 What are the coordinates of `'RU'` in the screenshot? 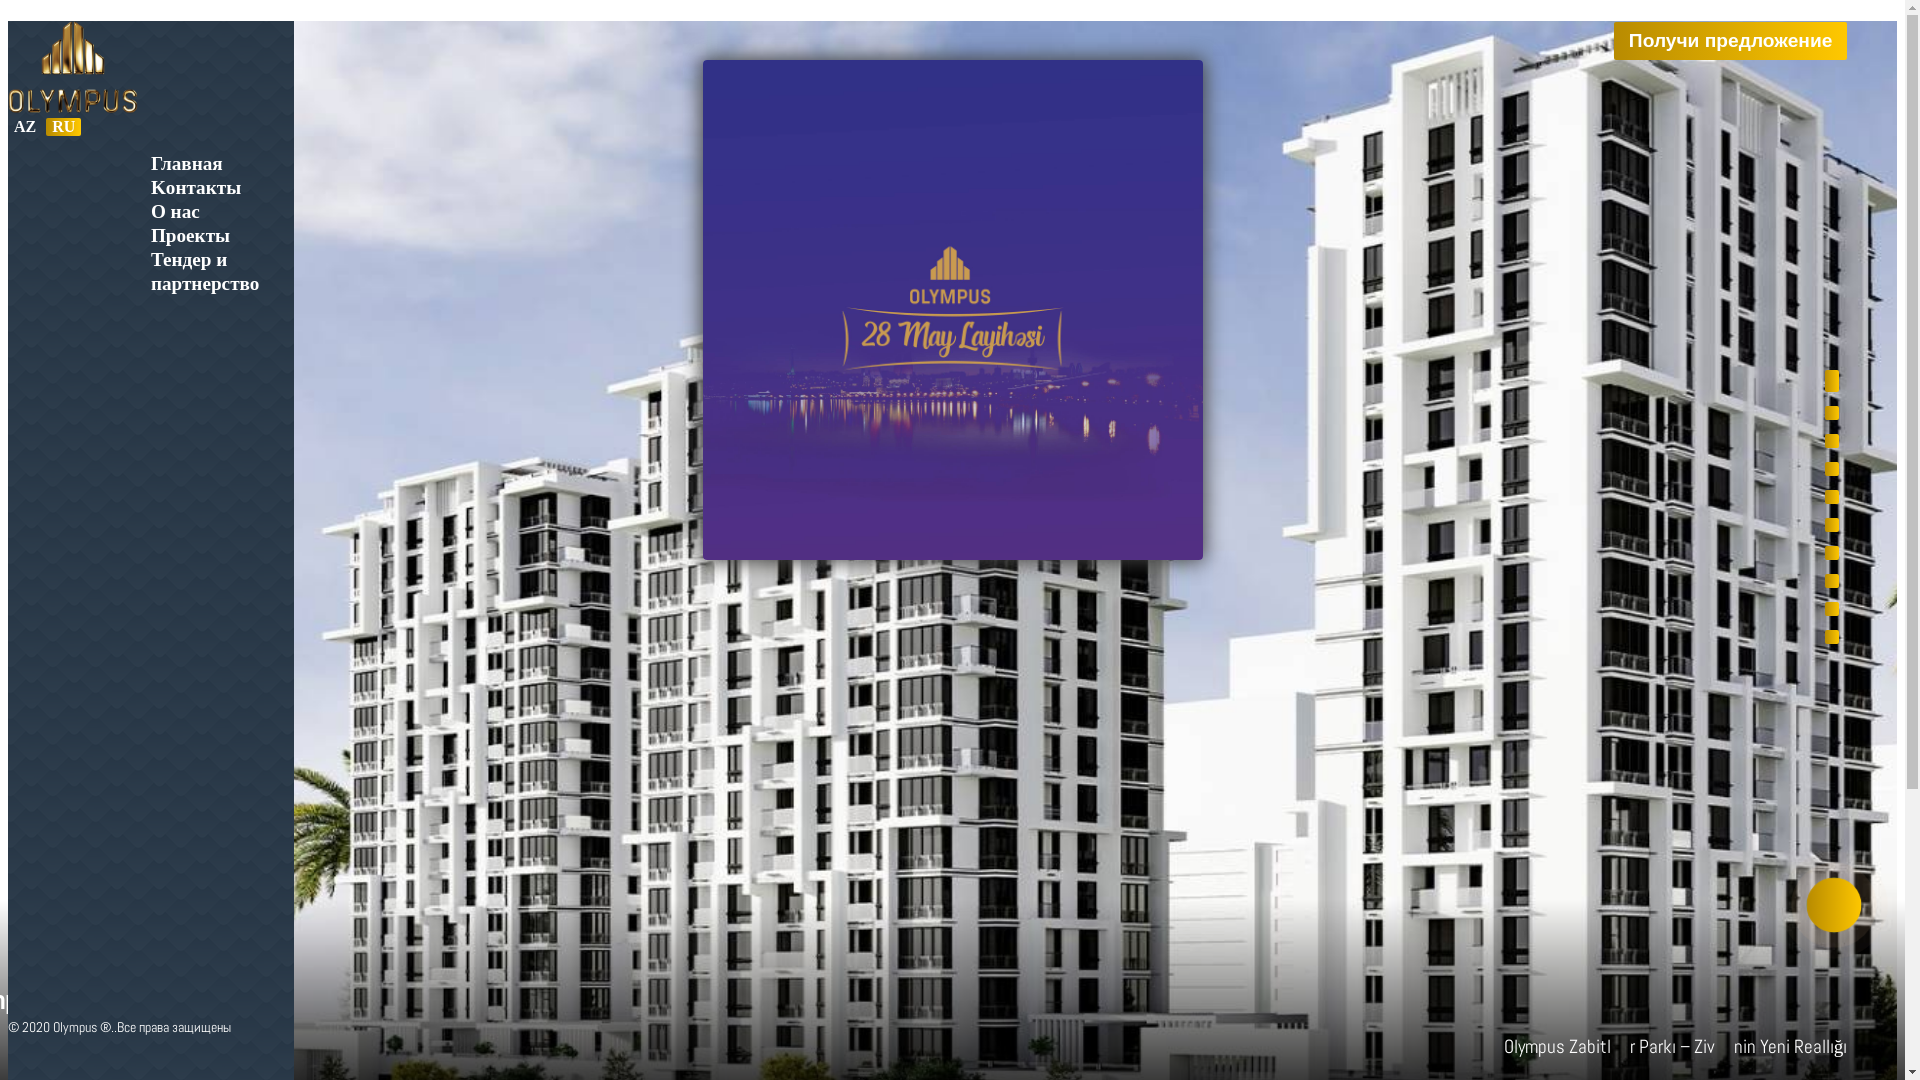 It's located at (63, 127).